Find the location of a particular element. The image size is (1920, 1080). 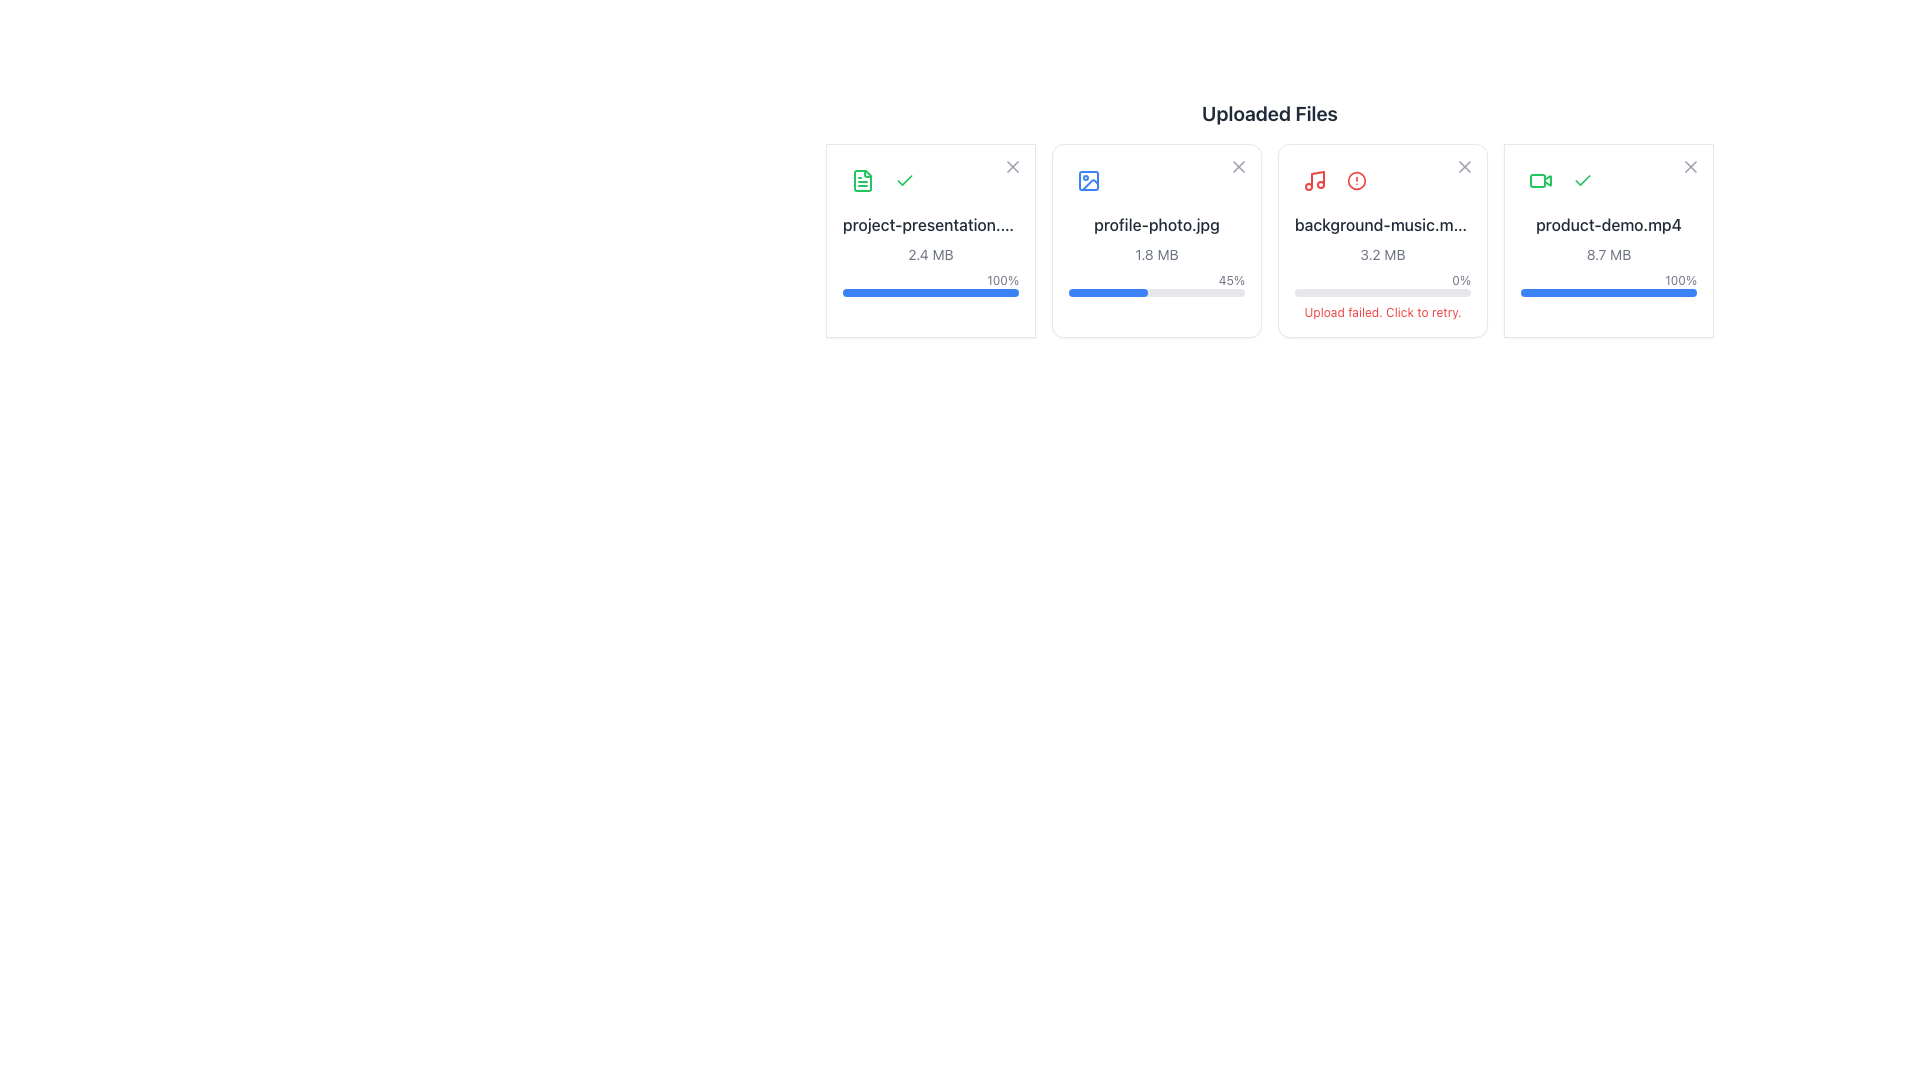

static text header displaying 'Uploaded Files' located at the top of its section is located at coordinates (1269, 114).